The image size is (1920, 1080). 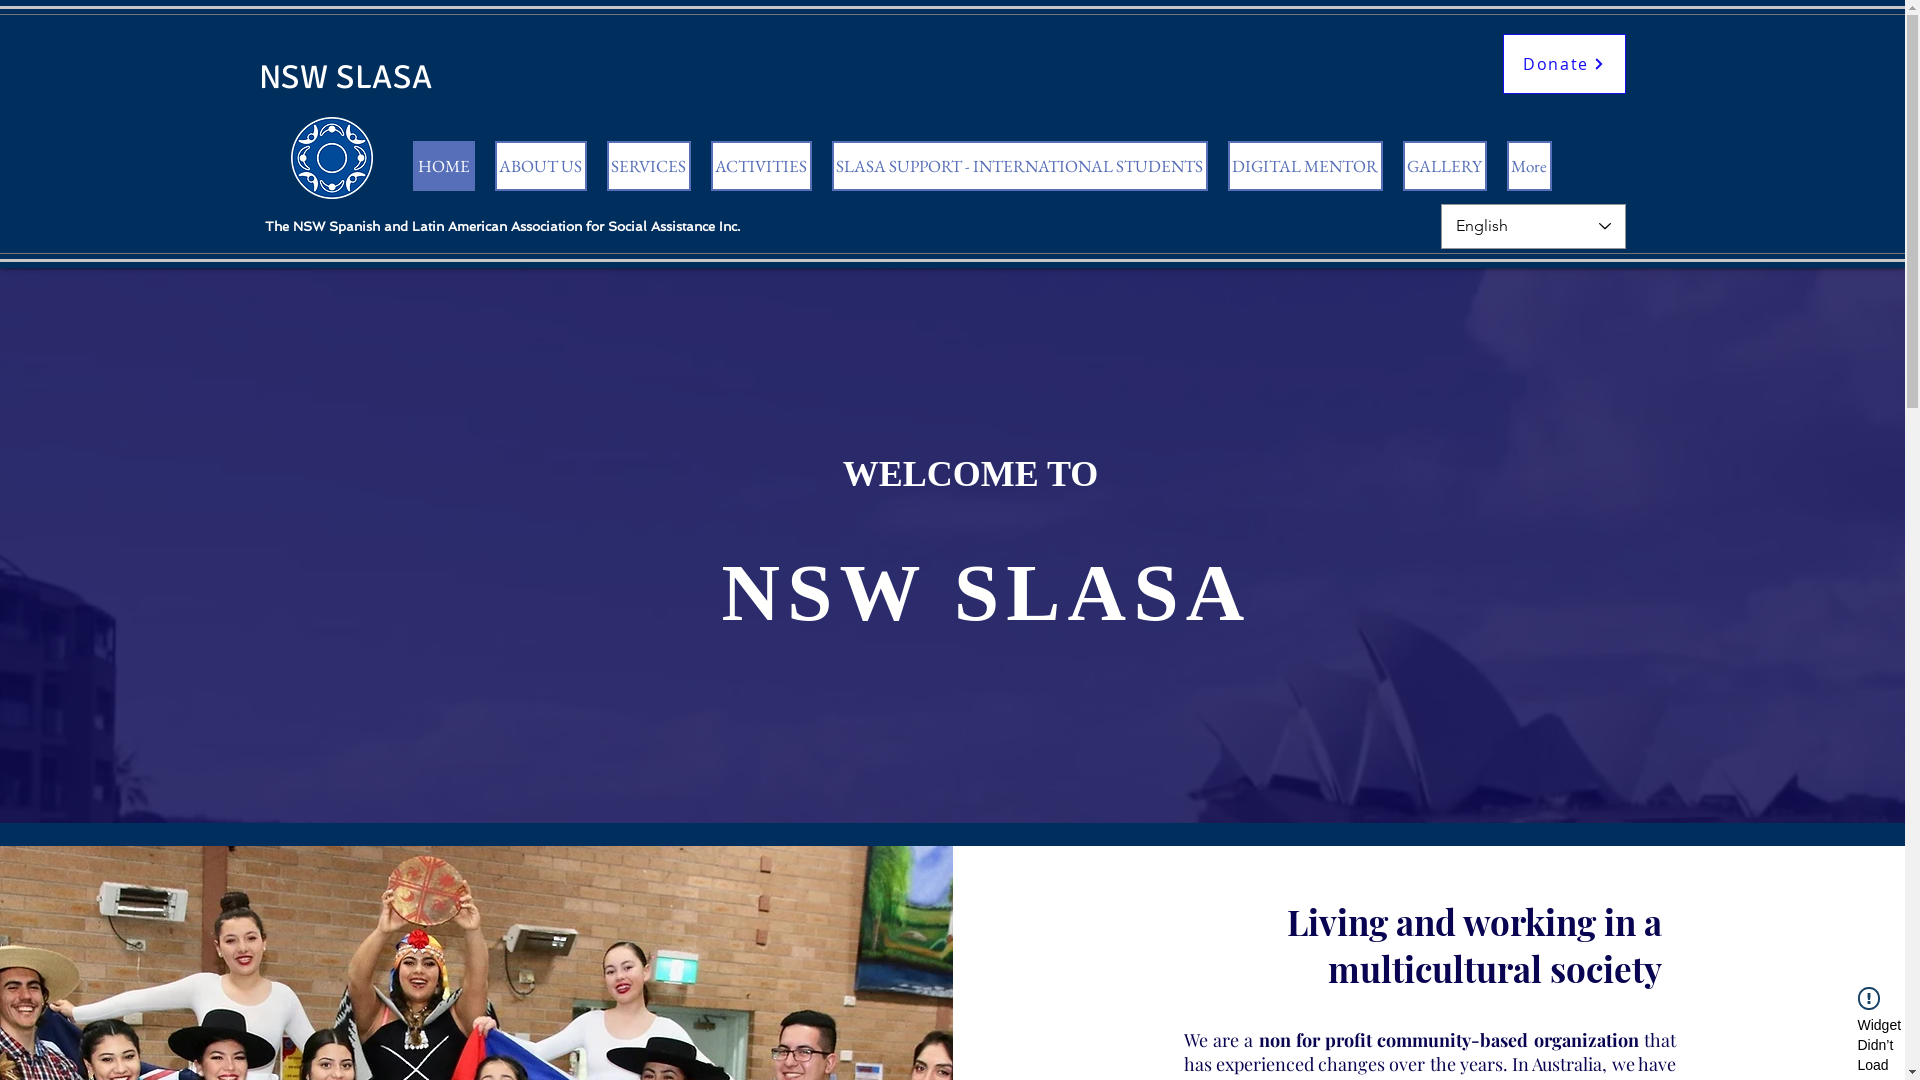 What do you see at coordinates (539, 164) in the screenshot?
I see `'ABOUT US'` at bounding box center [539, 164].